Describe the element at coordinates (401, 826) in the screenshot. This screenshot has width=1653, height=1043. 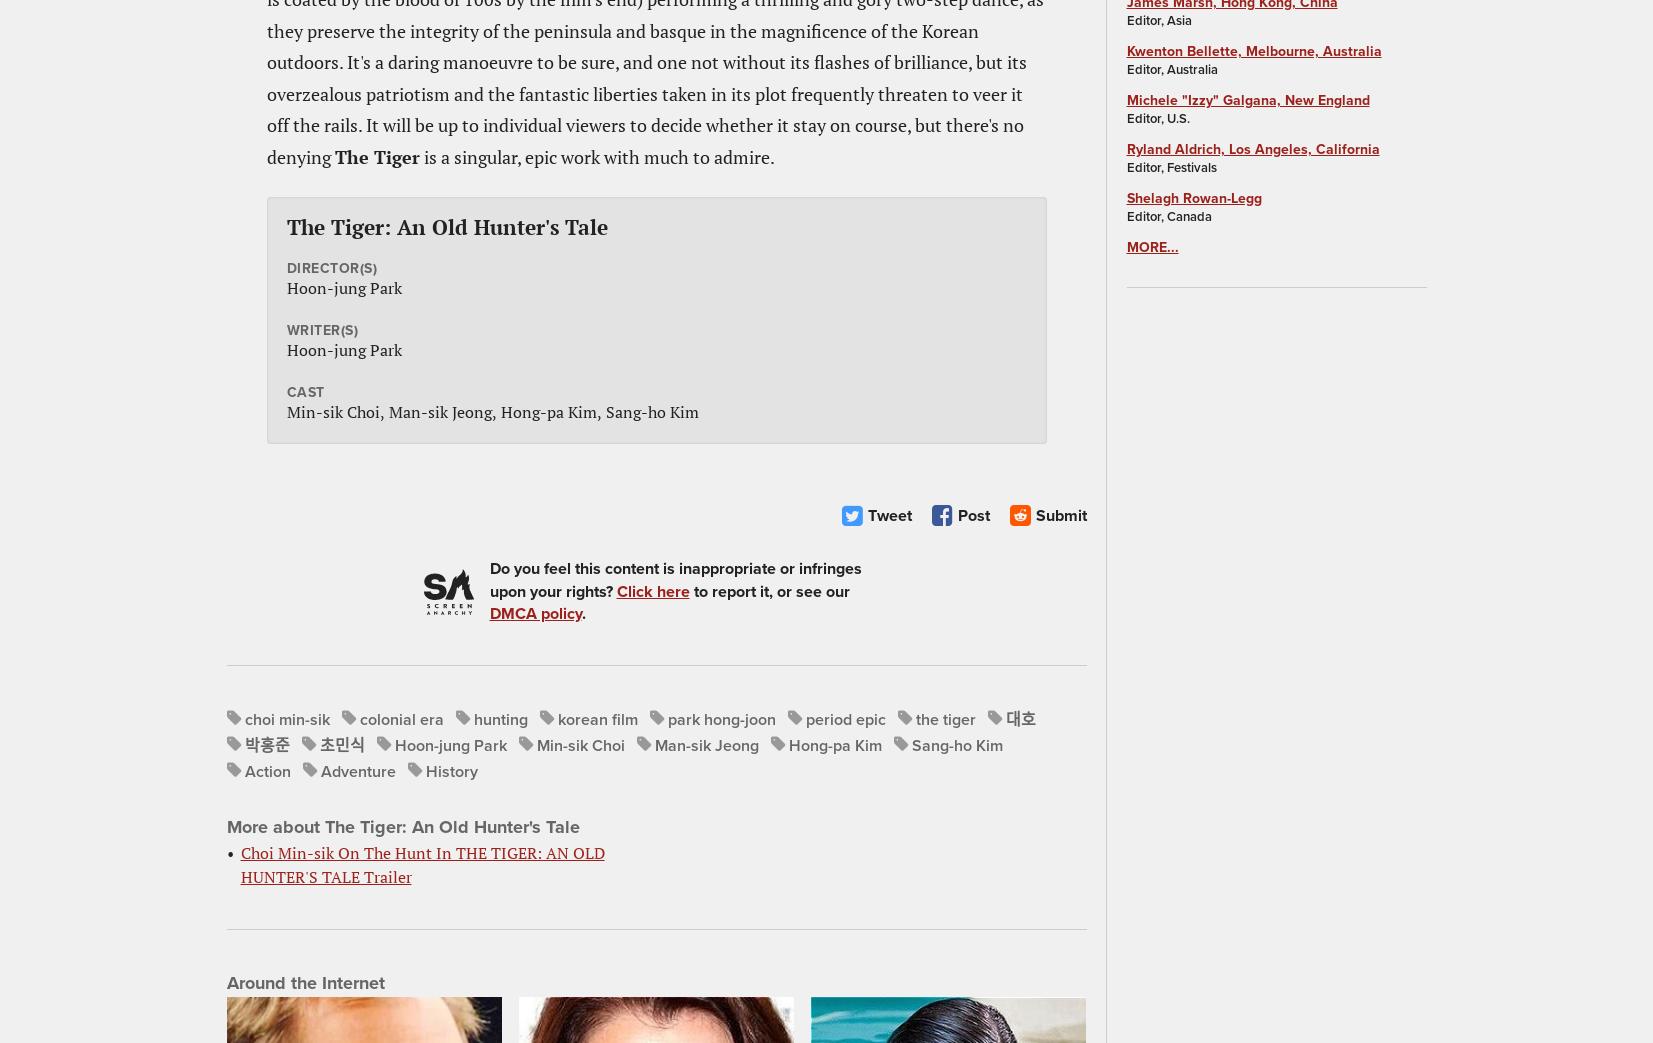
I see `'More about The Tiger: An Old Hunter's Tale'` at that location.